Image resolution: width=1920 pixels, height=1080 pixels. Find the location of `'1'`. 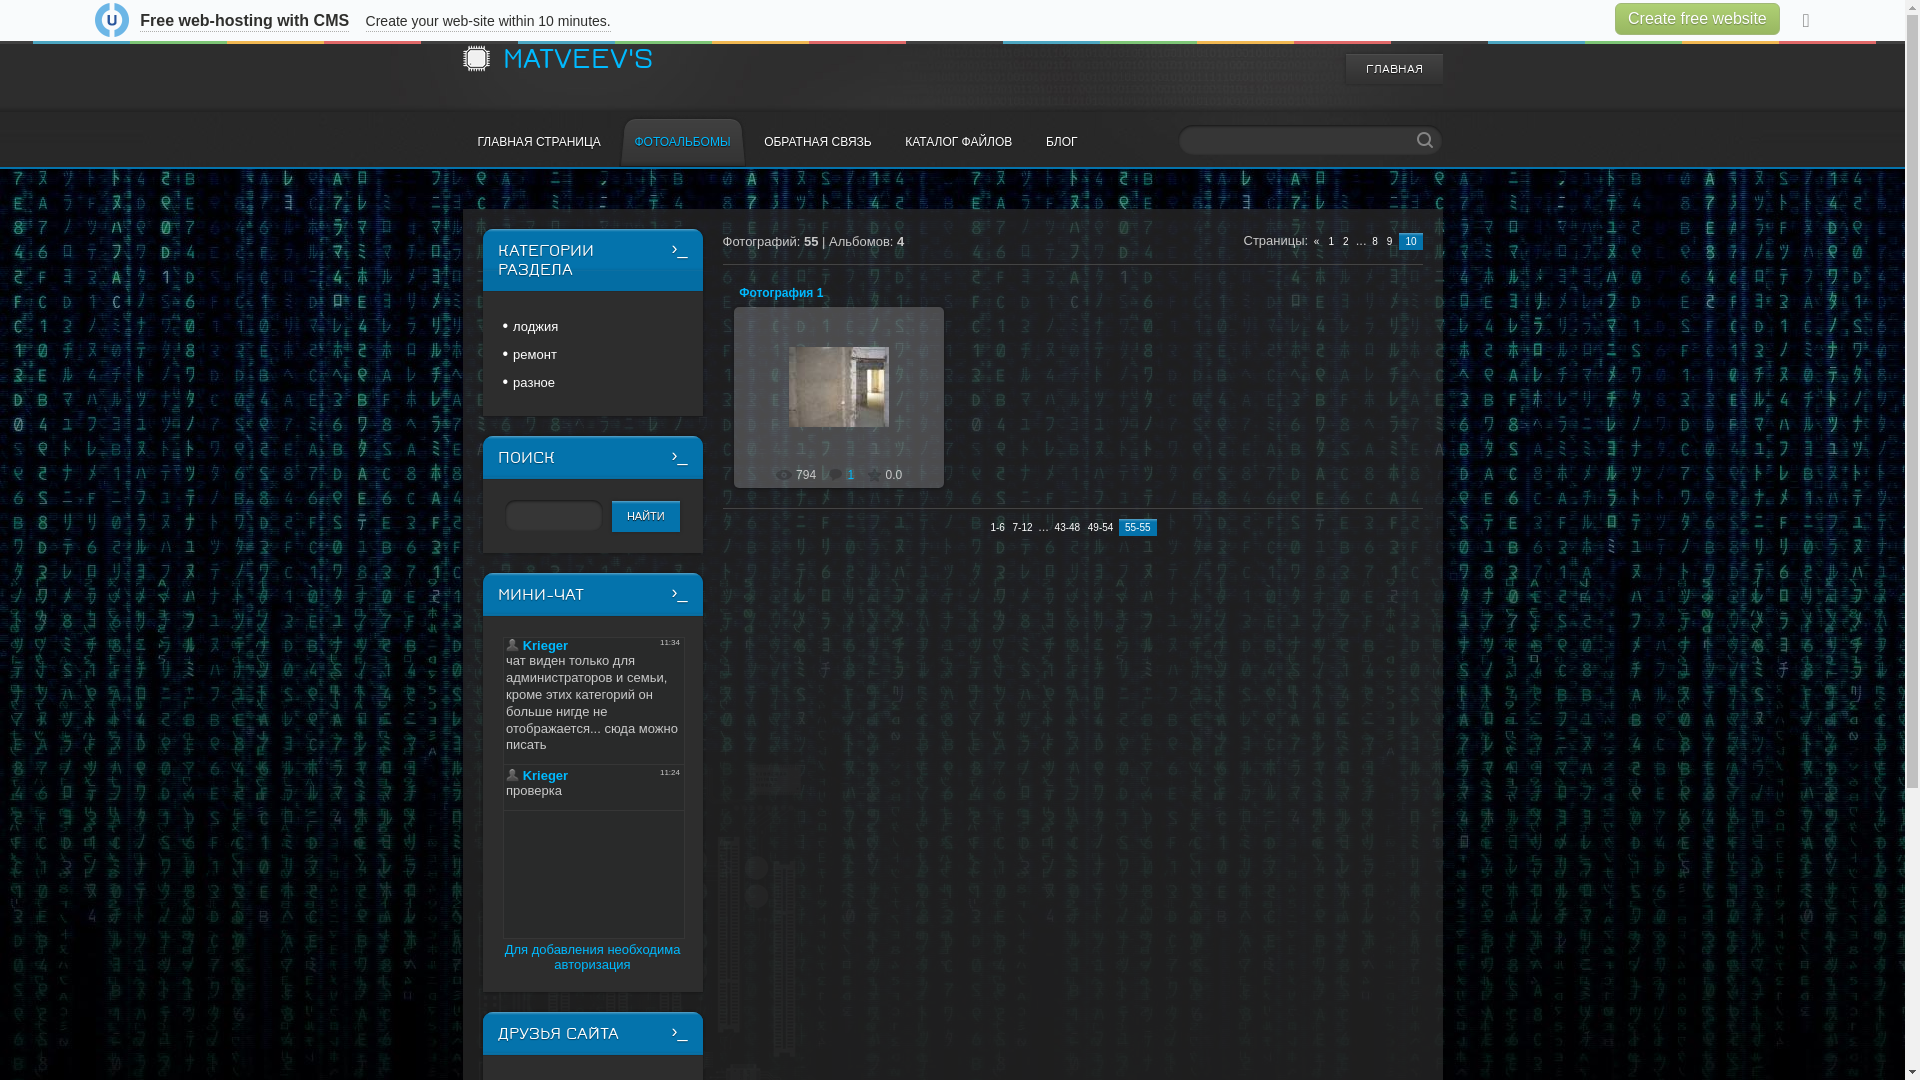

'1' is located at coordinates (841, 474).